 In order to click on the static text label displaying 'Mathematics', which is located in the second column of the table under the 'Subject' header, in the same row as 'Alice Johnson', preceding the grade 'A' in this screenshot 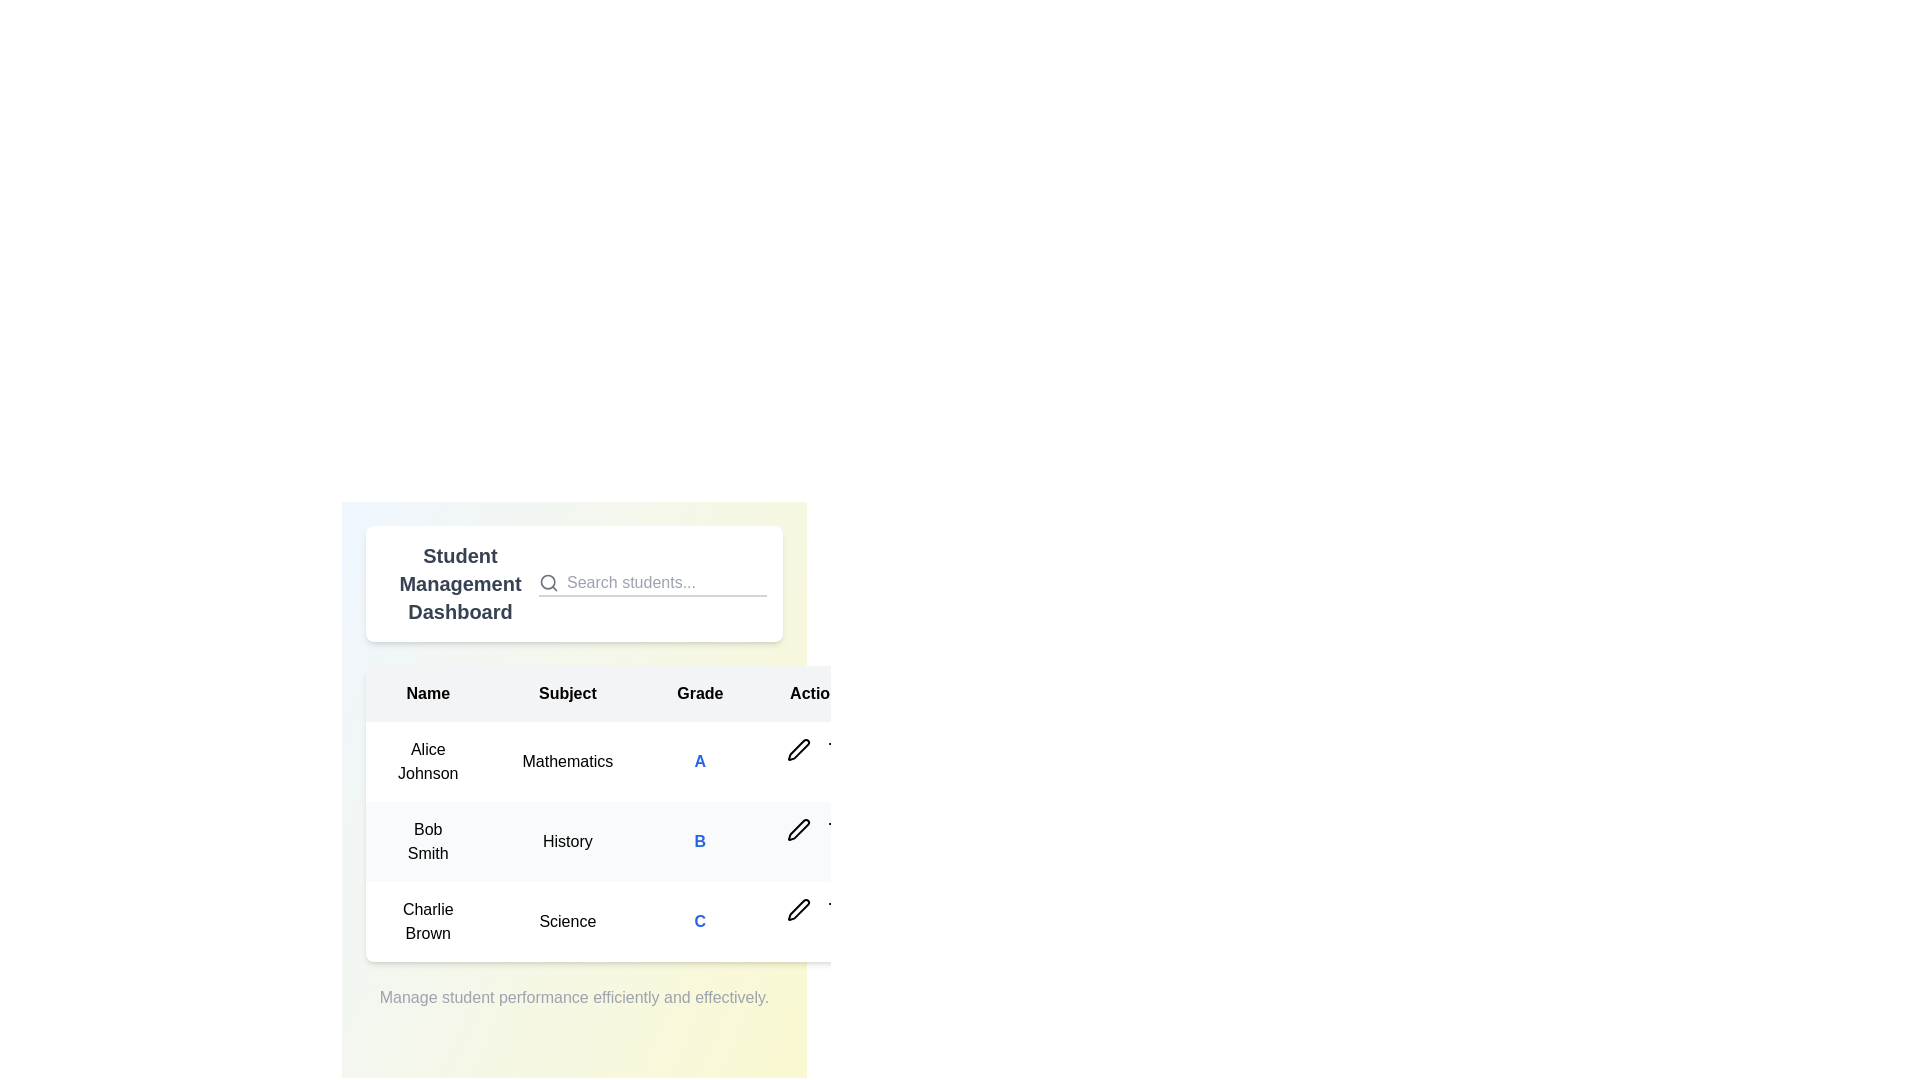, I will do `click(566, 762)`.